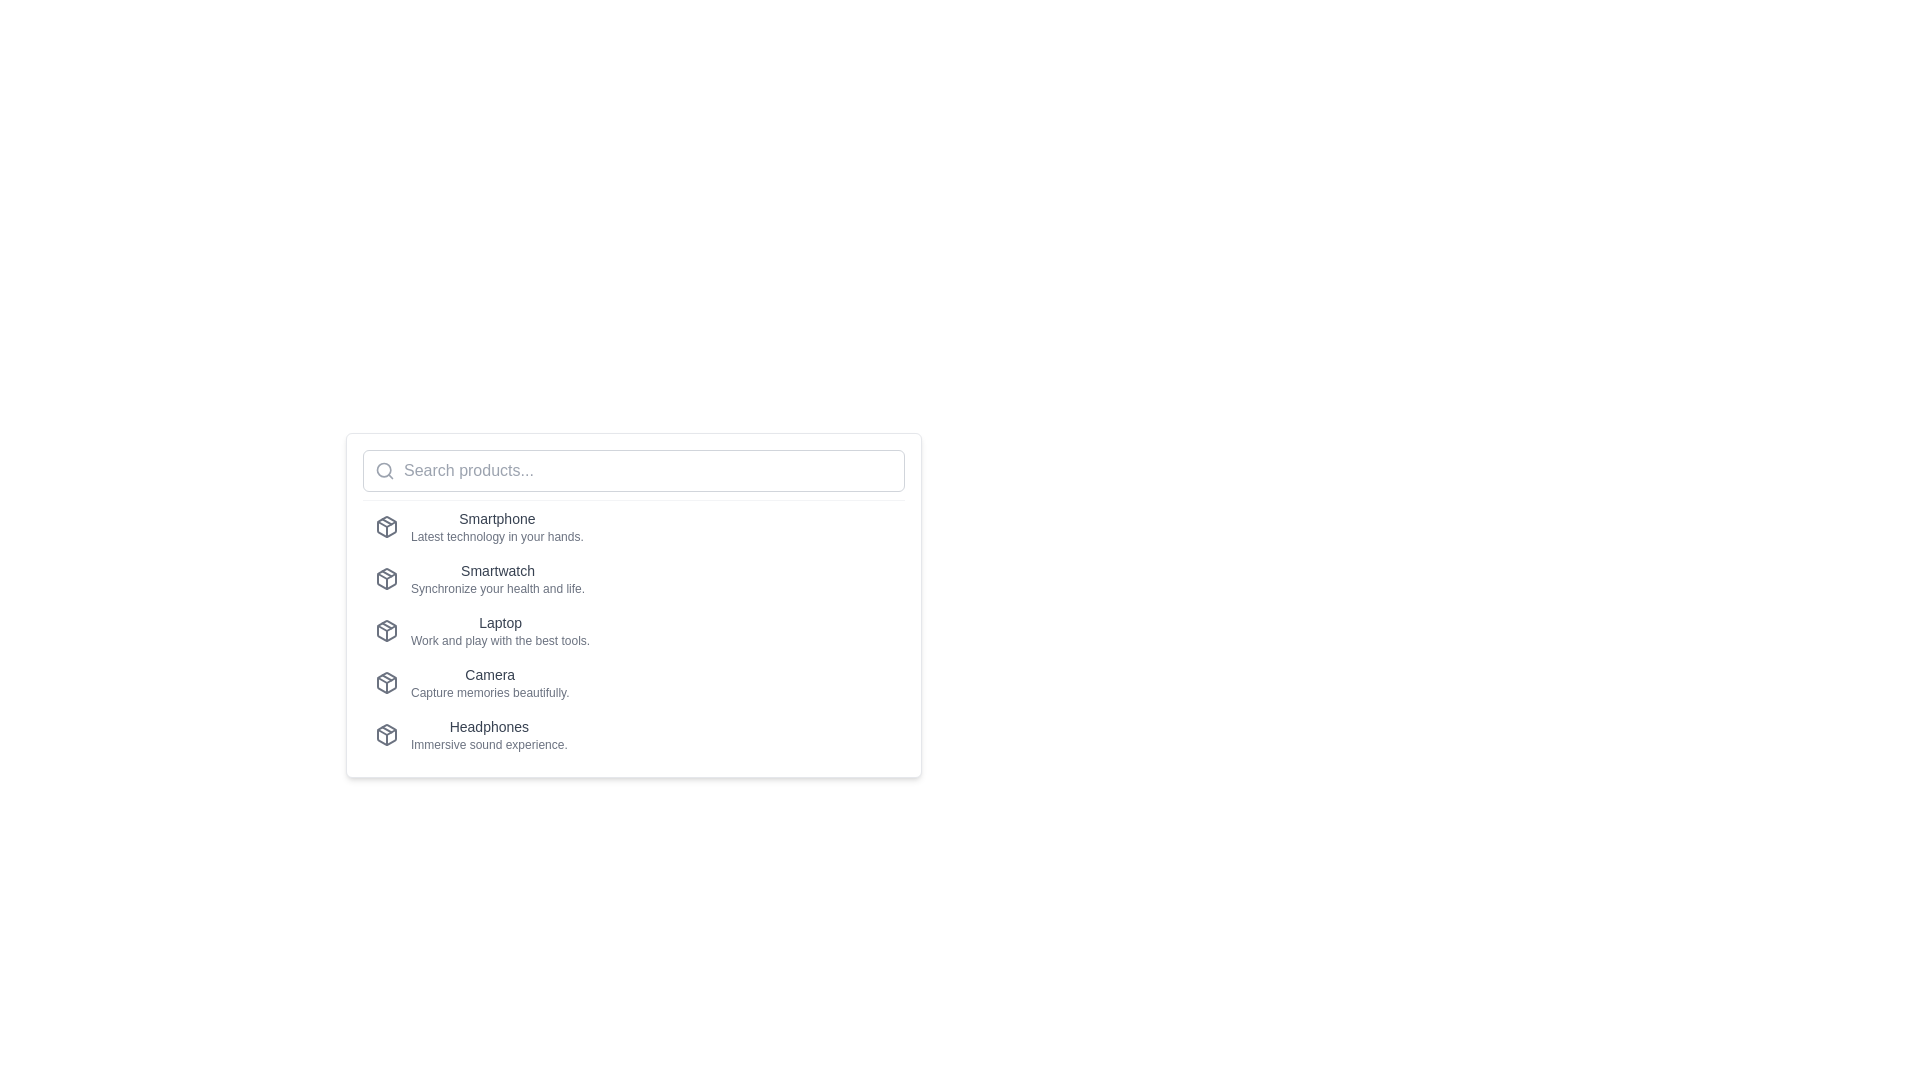  What do you see at coordinates (490, 692) in the screenshot?
I see `the text caption that says 'Capture memories beautifully.', which is styled with a small, gray font and located directly below the 'Camera' heading` at bounding box center [490, 692].